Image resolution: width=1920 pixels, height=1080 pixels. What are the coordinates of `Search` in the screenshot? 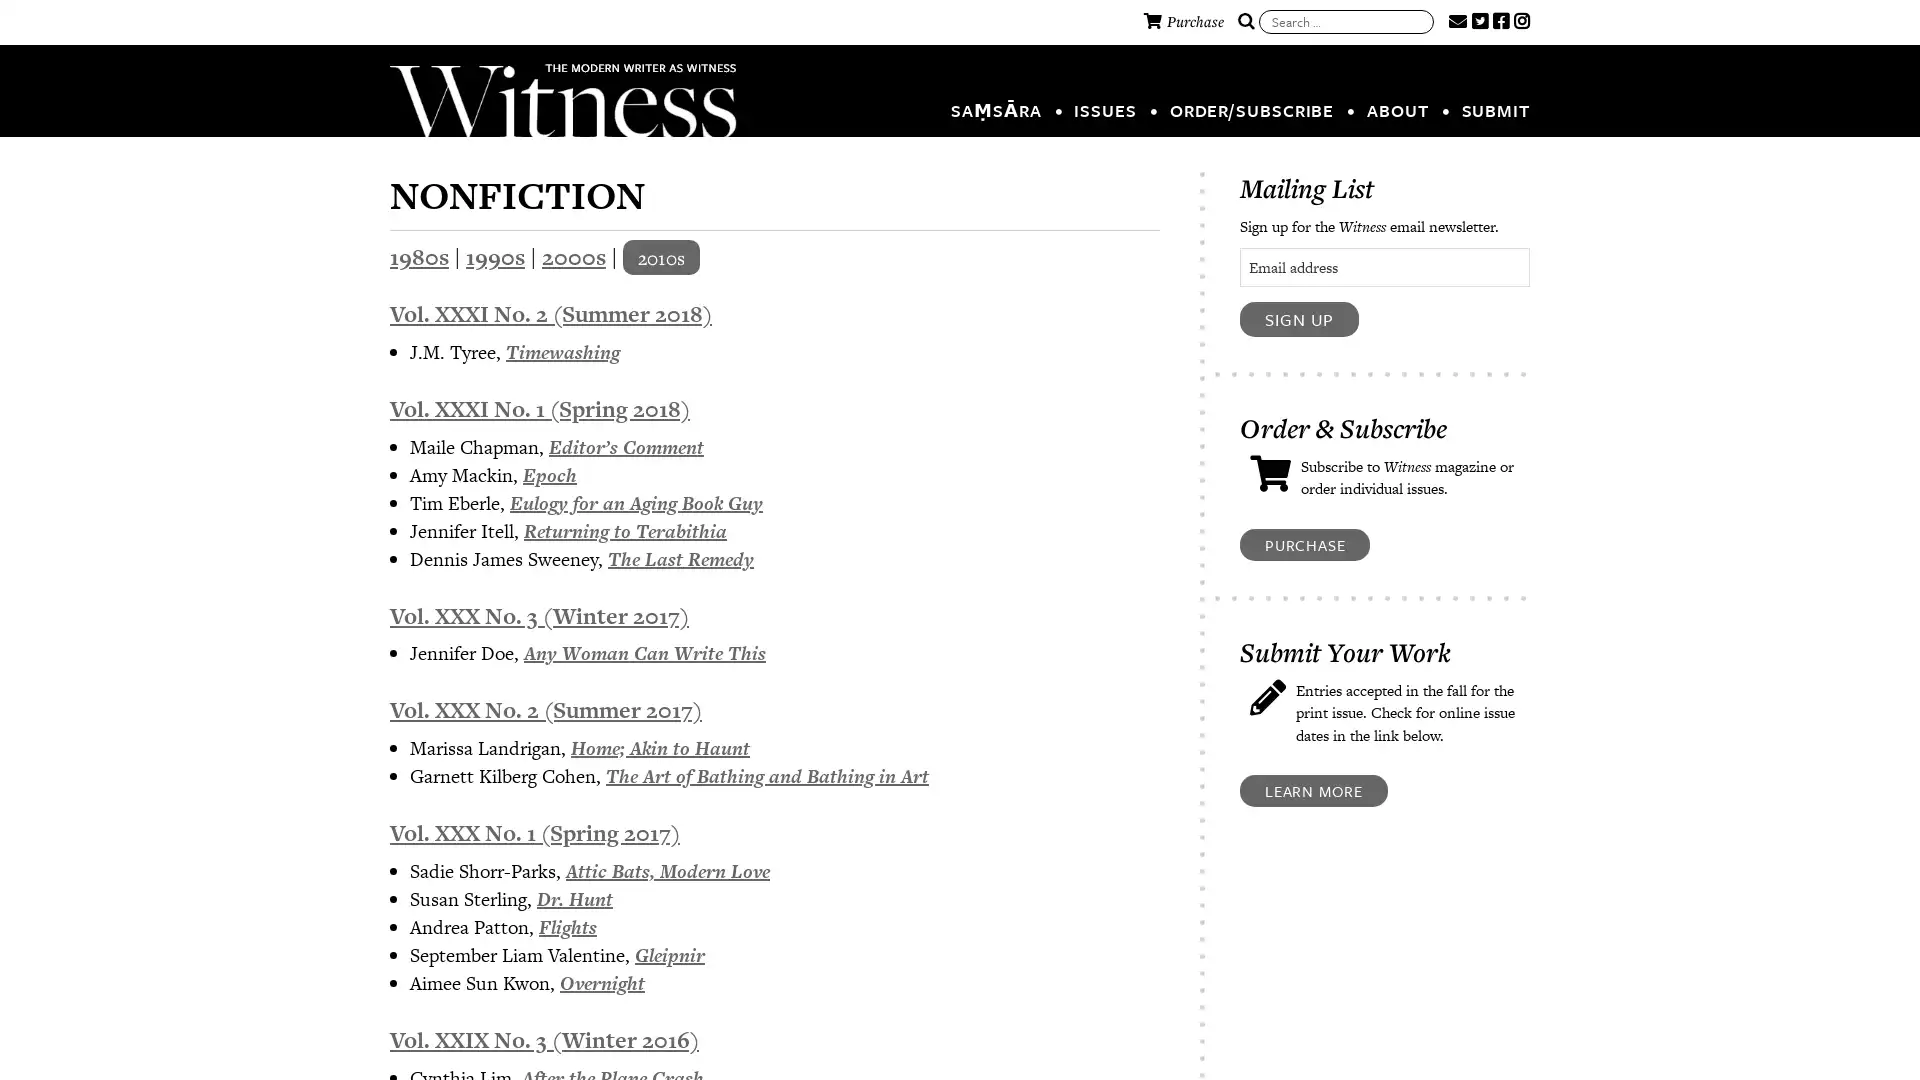 It's located at (1245, 22).